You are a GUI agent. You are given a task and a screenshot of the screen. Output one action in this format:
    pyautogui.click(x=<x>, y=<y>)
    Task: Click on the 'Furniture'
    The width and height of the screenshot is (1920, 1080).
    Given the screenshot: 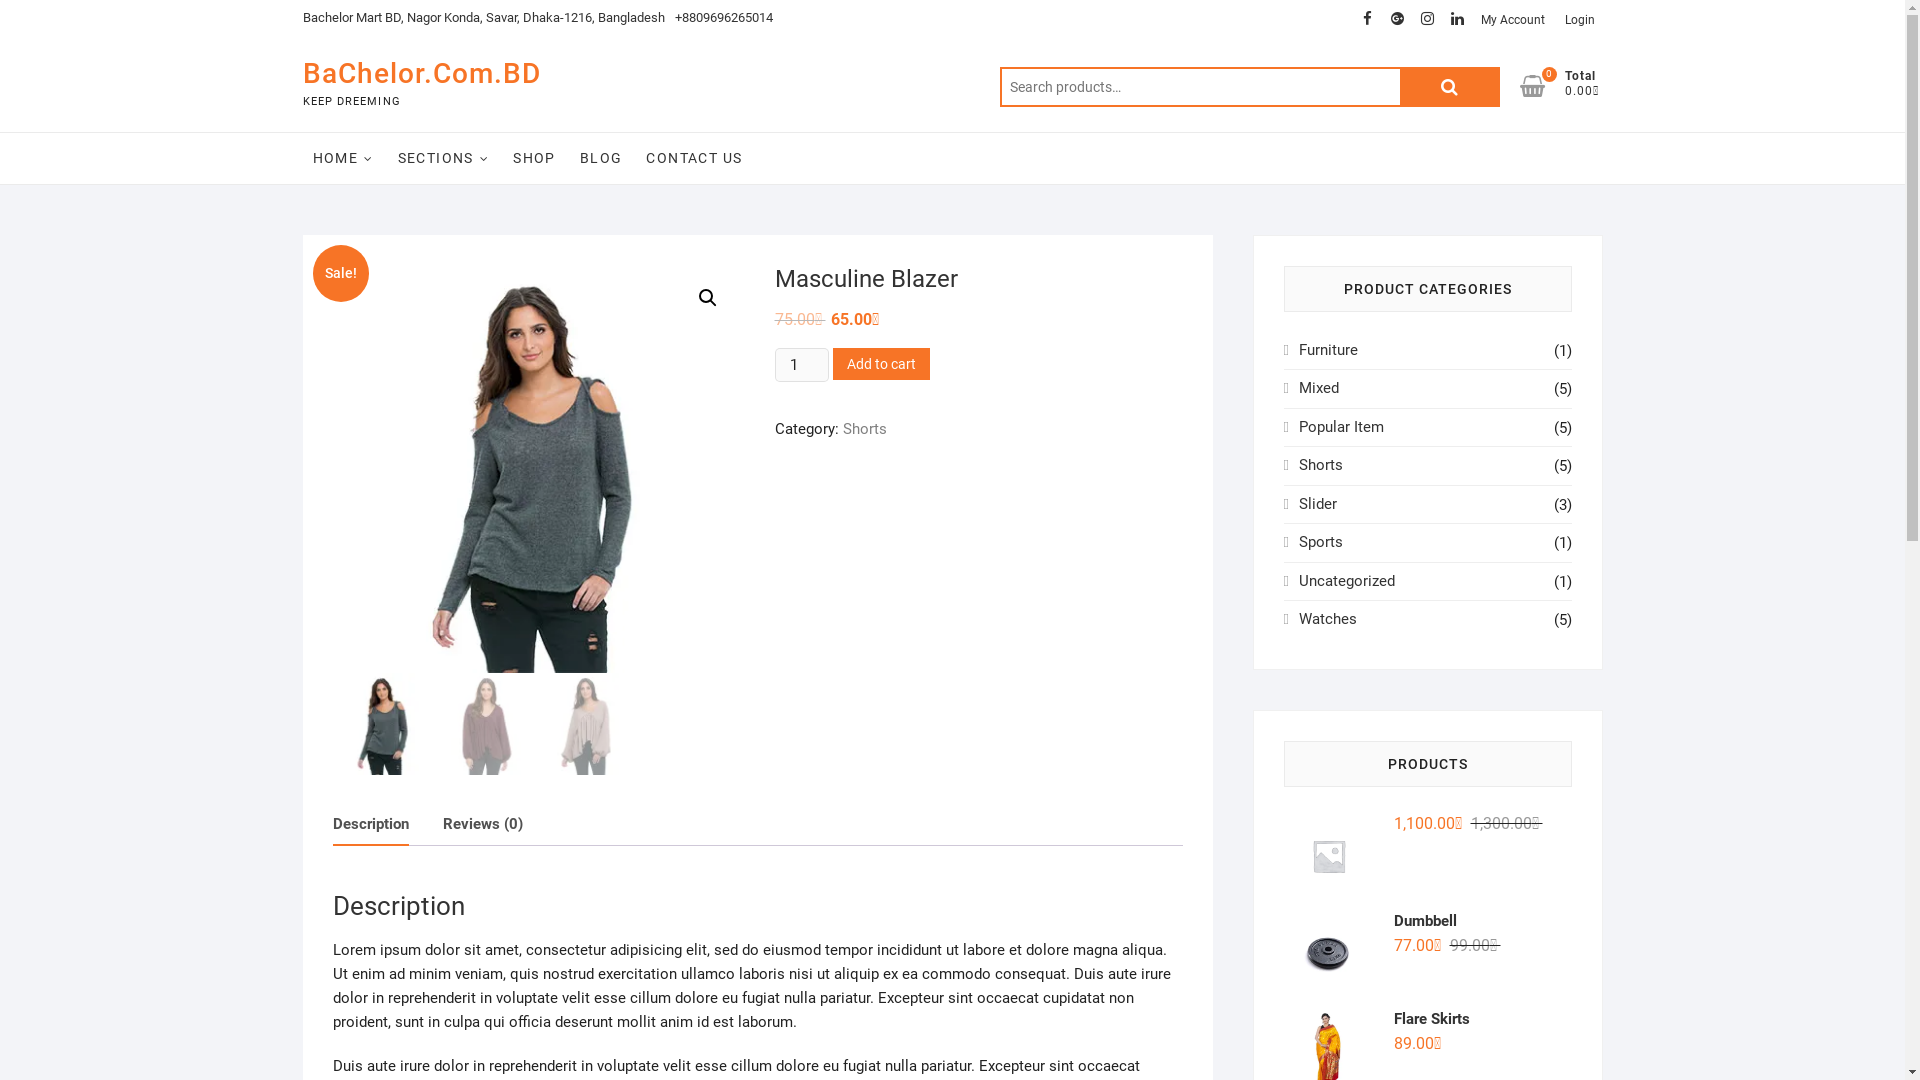 What is the action you would take?
    pyautogui.click(x=1328, y=349)
    